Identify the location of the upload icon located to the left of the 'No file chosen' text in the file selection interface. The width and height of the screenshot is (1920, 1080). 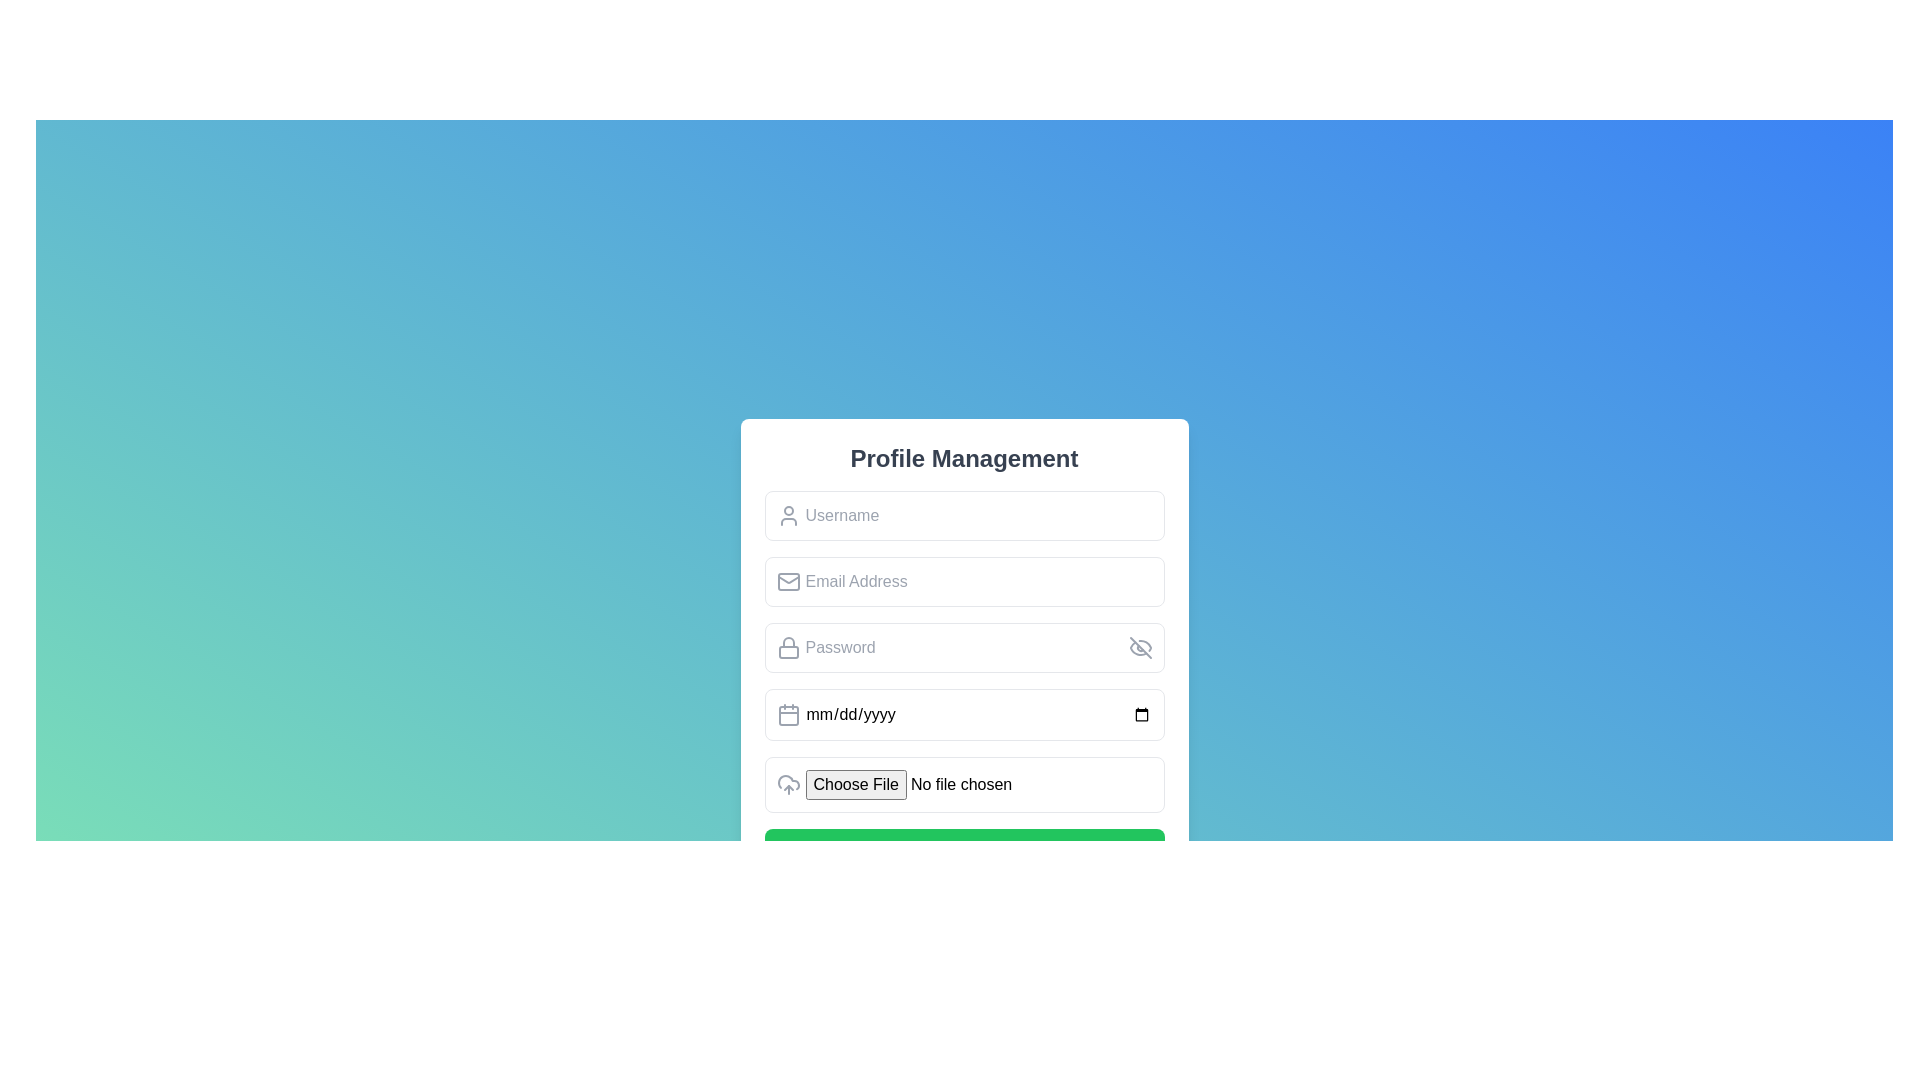
(787, 784).